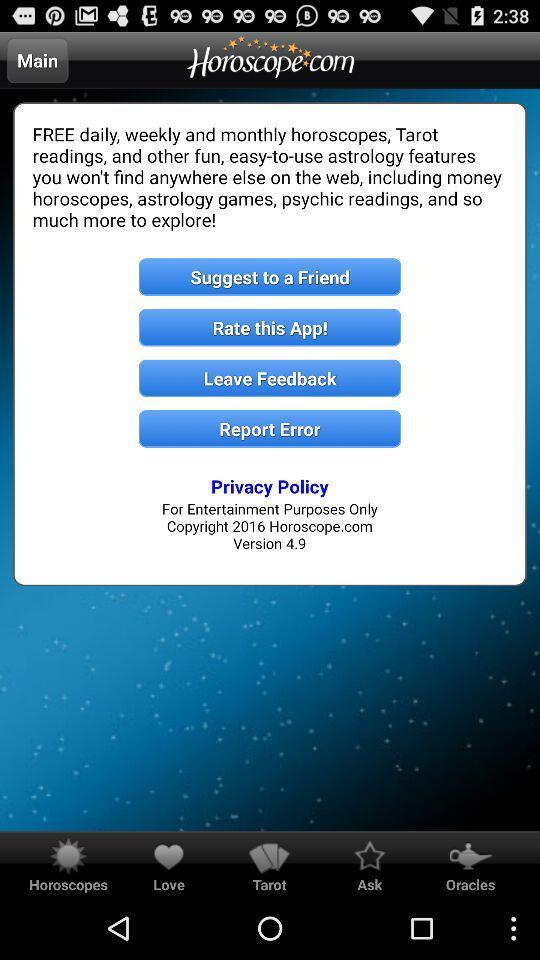  What do you see at coordinates (270, 327) in the screenshot?
I see `button below suggest to a` at bounding box center [270, 327].